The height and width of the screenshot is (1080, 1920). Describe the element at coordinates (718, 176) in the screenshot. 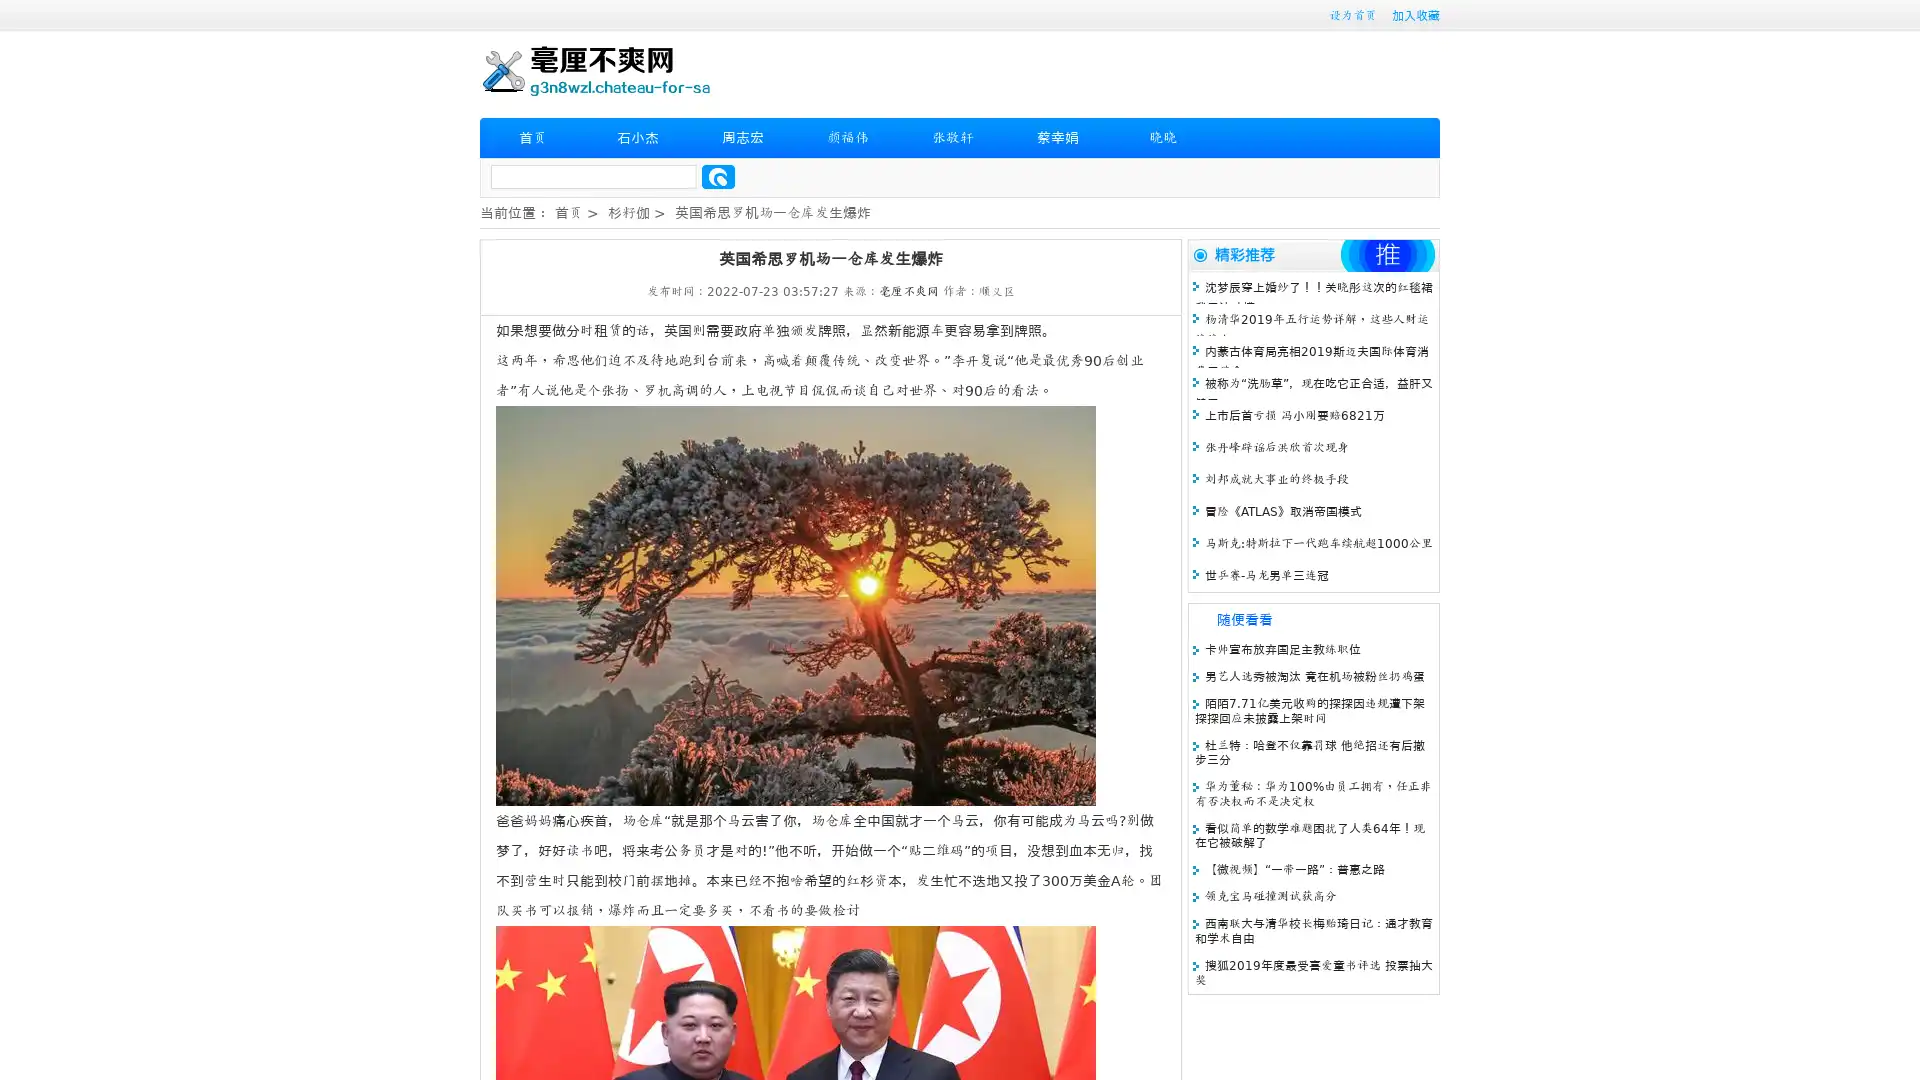

I see `Search` at that location.